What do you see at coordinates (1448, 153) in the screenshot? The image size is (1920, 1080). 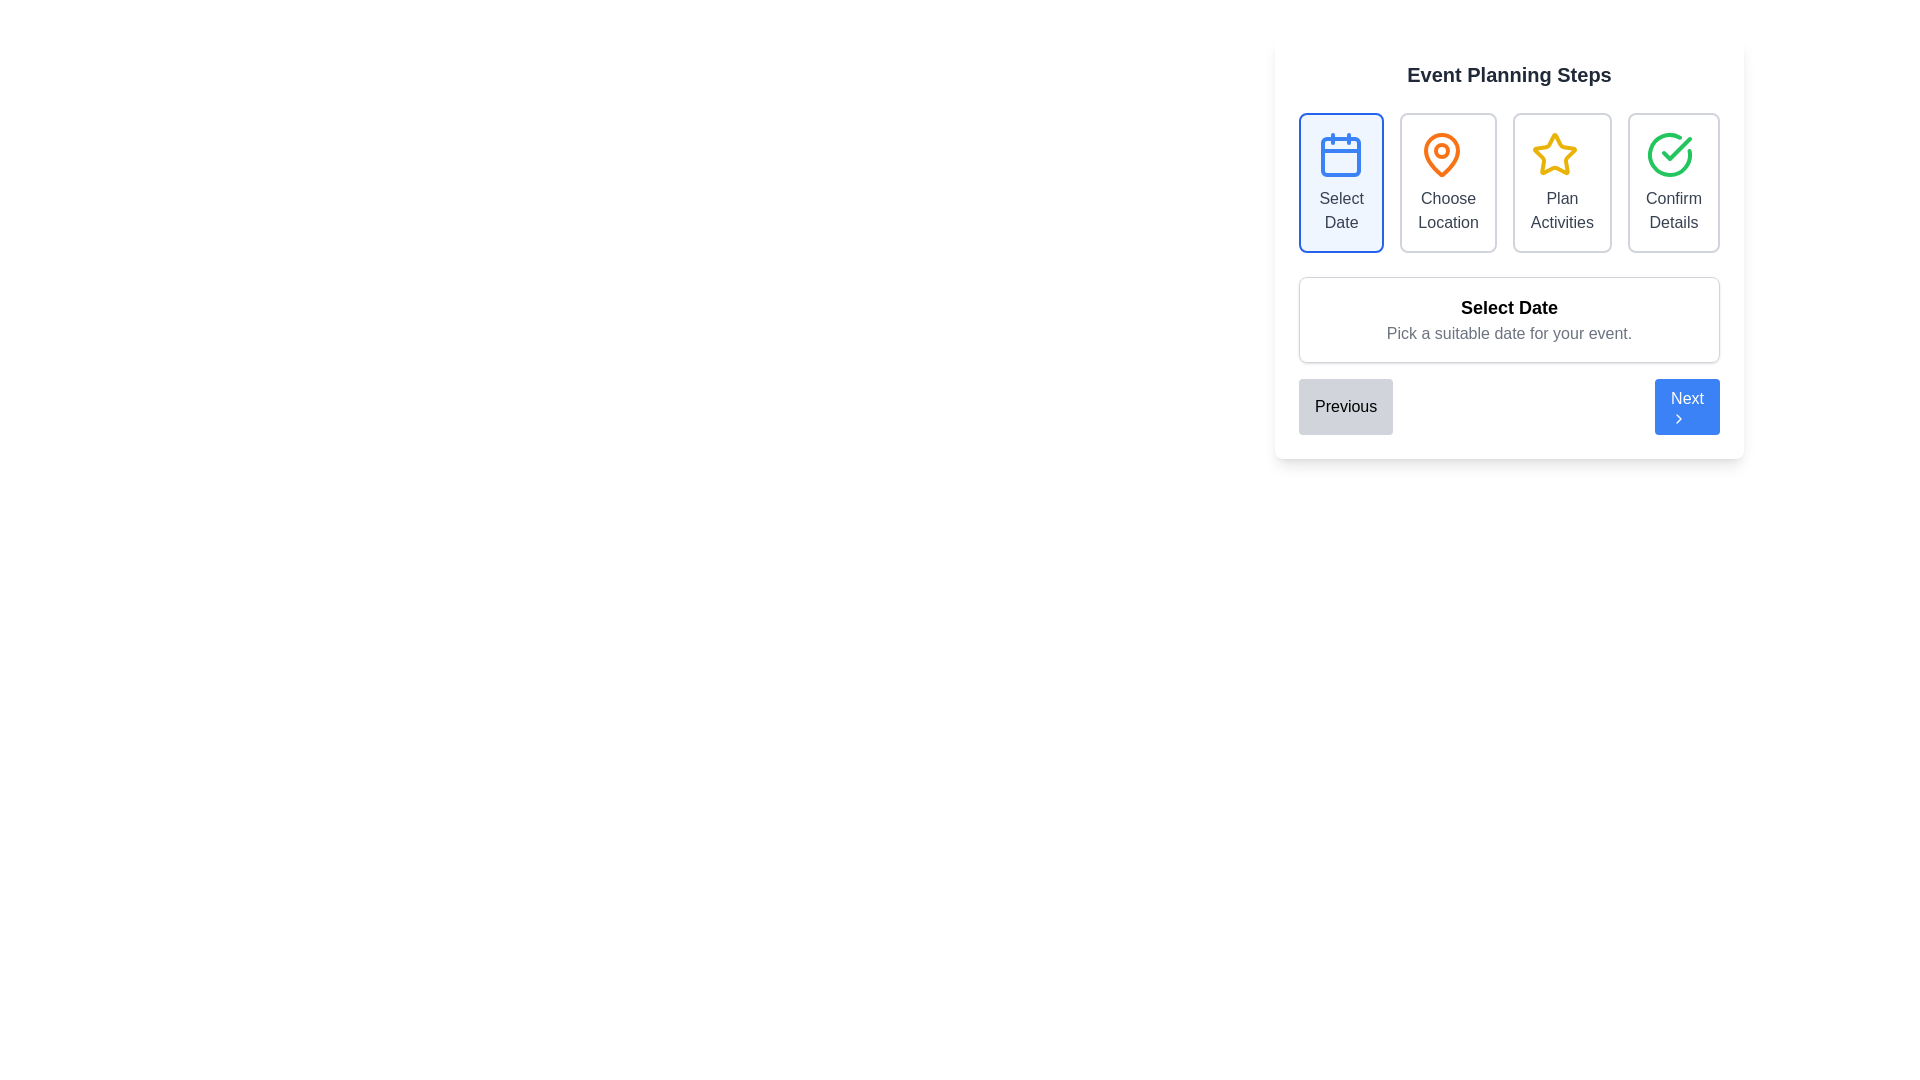 I see `the 'Choose Location' icon, which is the graphical representation of the location pin symbol in the 'Event Planning Steps' interface` at bounding box center [1448, 153].